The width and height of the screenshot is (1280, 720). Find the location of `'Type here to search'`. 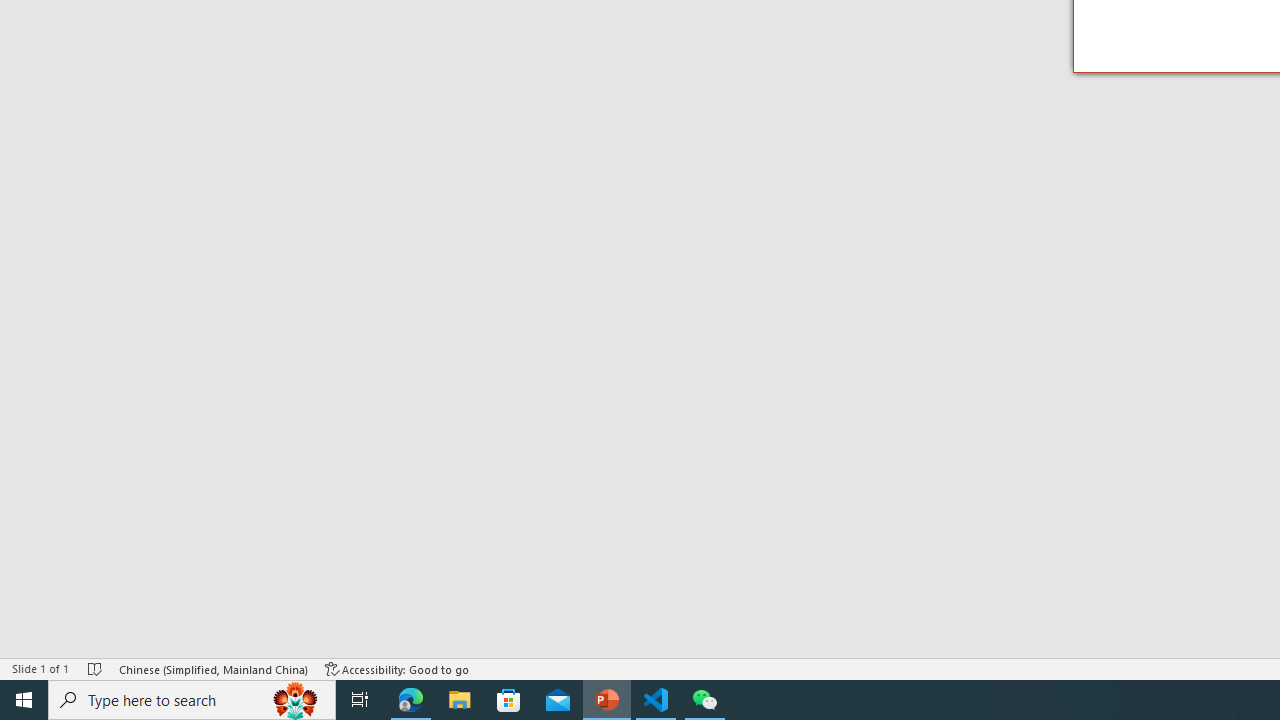

'Type here to search' is located at coordinates (192, 698).